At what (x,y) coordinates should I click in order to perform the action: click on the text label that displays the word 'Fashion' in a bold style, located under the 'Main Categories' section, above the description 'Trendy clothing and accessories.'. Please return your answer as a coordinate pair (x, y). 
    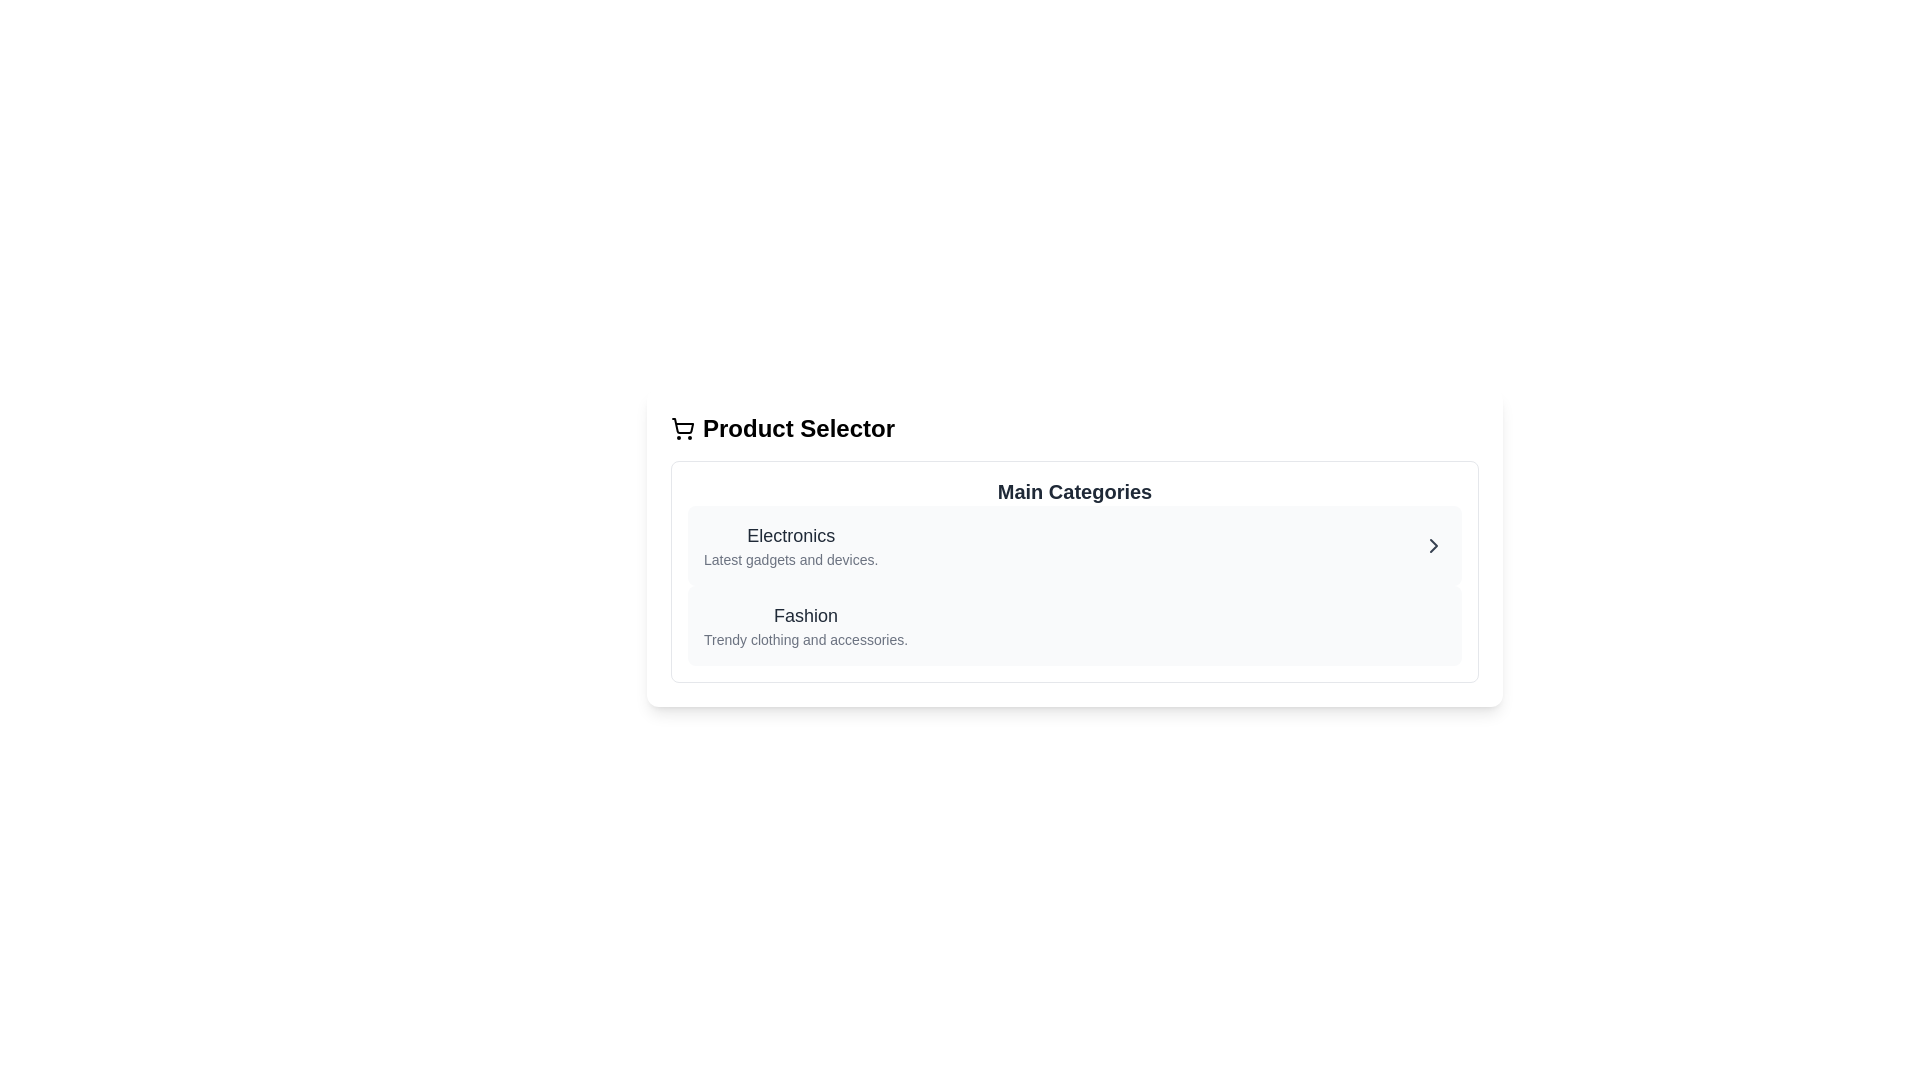
    Looking at the image, I should click on (806, 615).